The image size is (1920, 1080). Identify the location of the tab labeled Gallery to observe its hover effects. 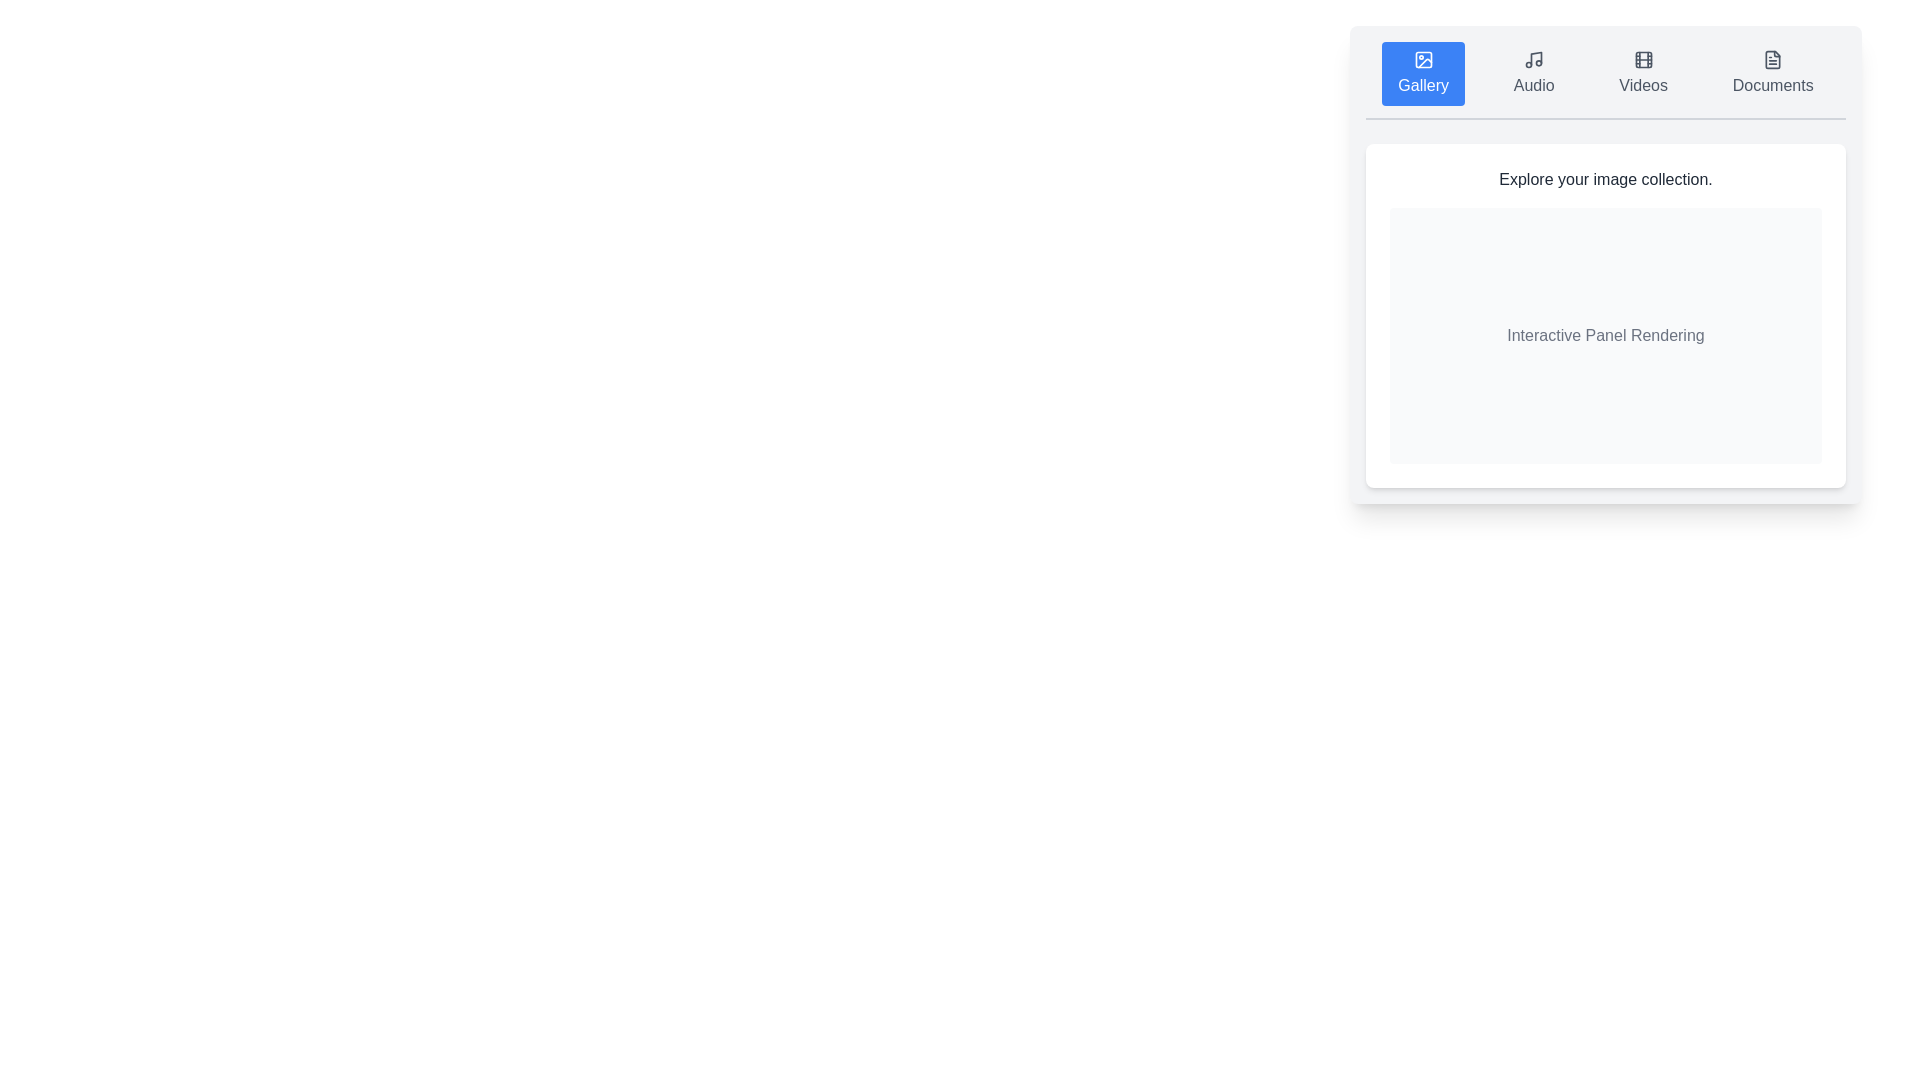
(1422, 72).